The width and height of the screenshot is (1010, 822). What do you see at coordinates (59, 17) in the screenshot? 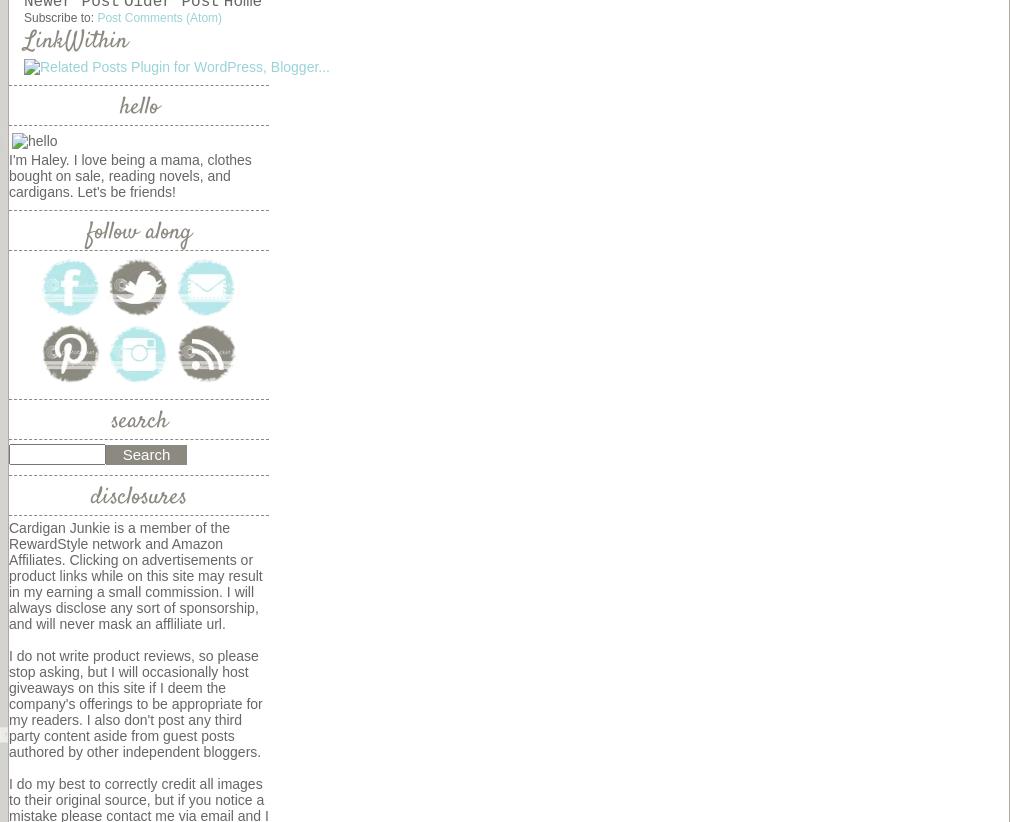
I see `'Subscribe to:'` at bounding box center [59, 17].